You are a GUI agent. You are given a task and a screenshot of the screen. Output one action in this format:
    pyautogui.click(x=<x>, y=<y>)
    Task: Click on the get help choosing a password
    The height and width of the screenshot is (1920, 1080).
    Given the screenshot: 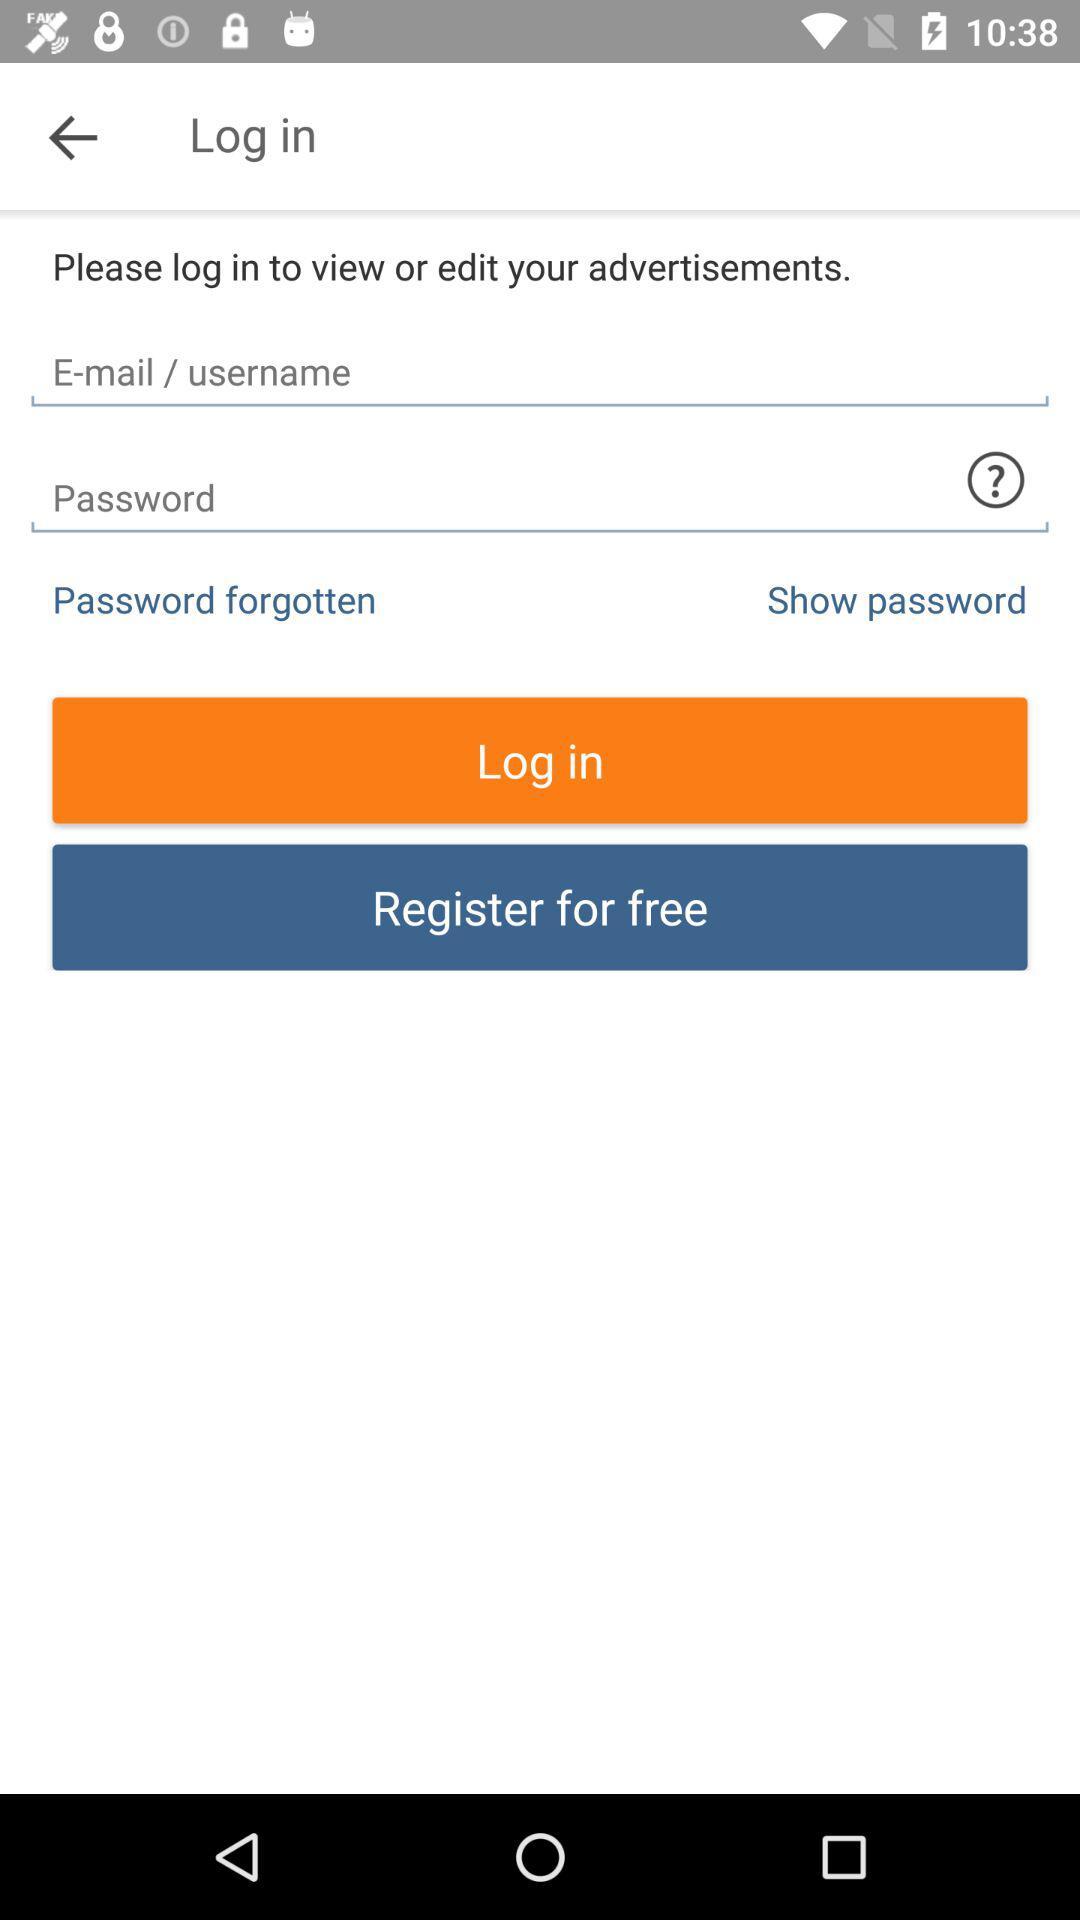 What is the action you would take?
    pyautogui.click(x=995, y=480)
    